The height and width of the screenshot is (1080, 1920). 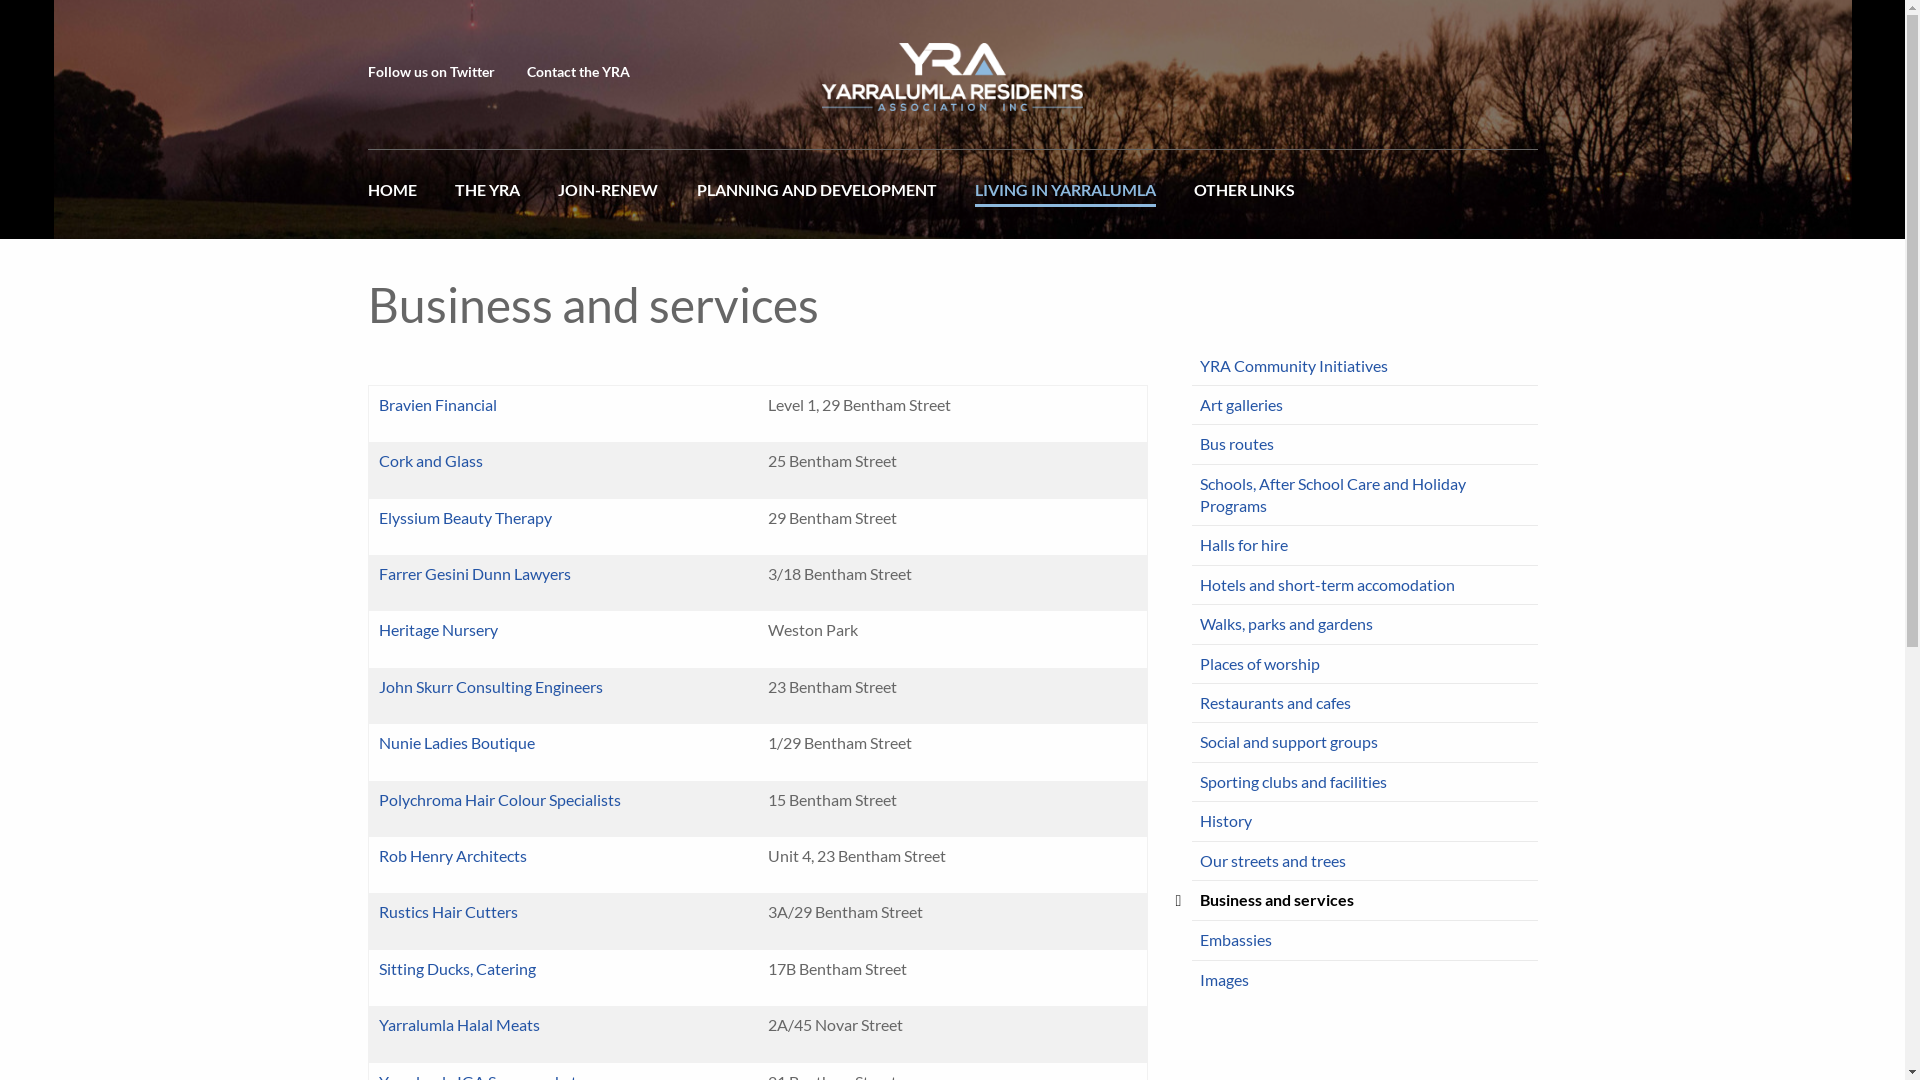 I want to click on 'Sporting clubs and facilities', so click(x=1191, y=781).